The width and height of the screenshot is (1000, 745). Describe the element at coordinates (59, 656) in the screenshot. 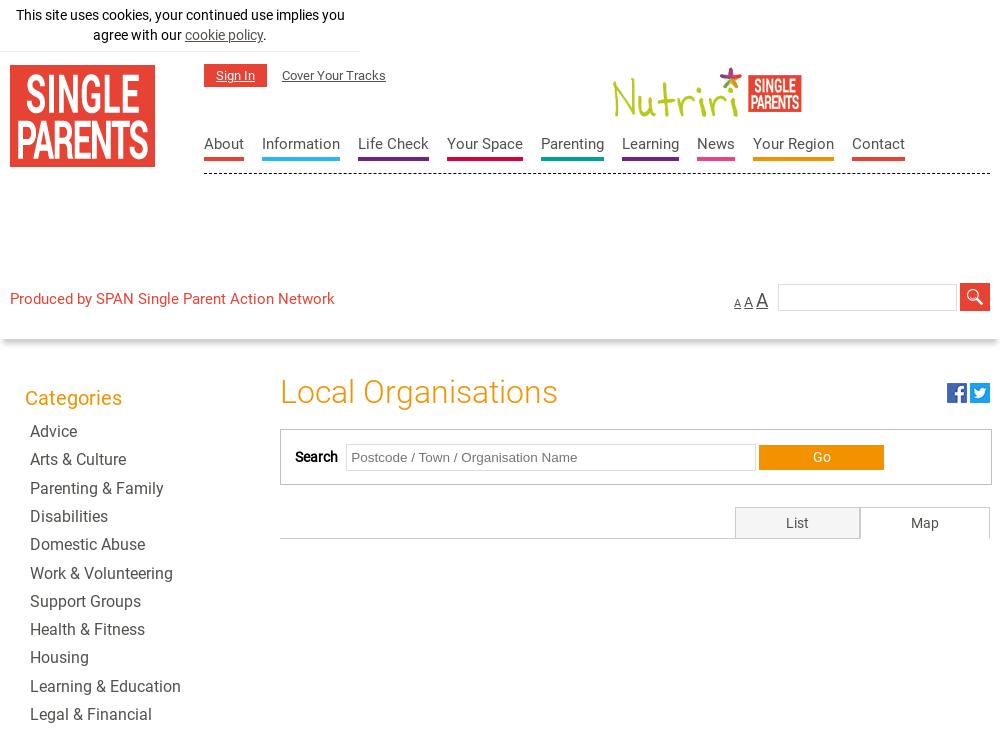

I see `'Housing'` at that location.